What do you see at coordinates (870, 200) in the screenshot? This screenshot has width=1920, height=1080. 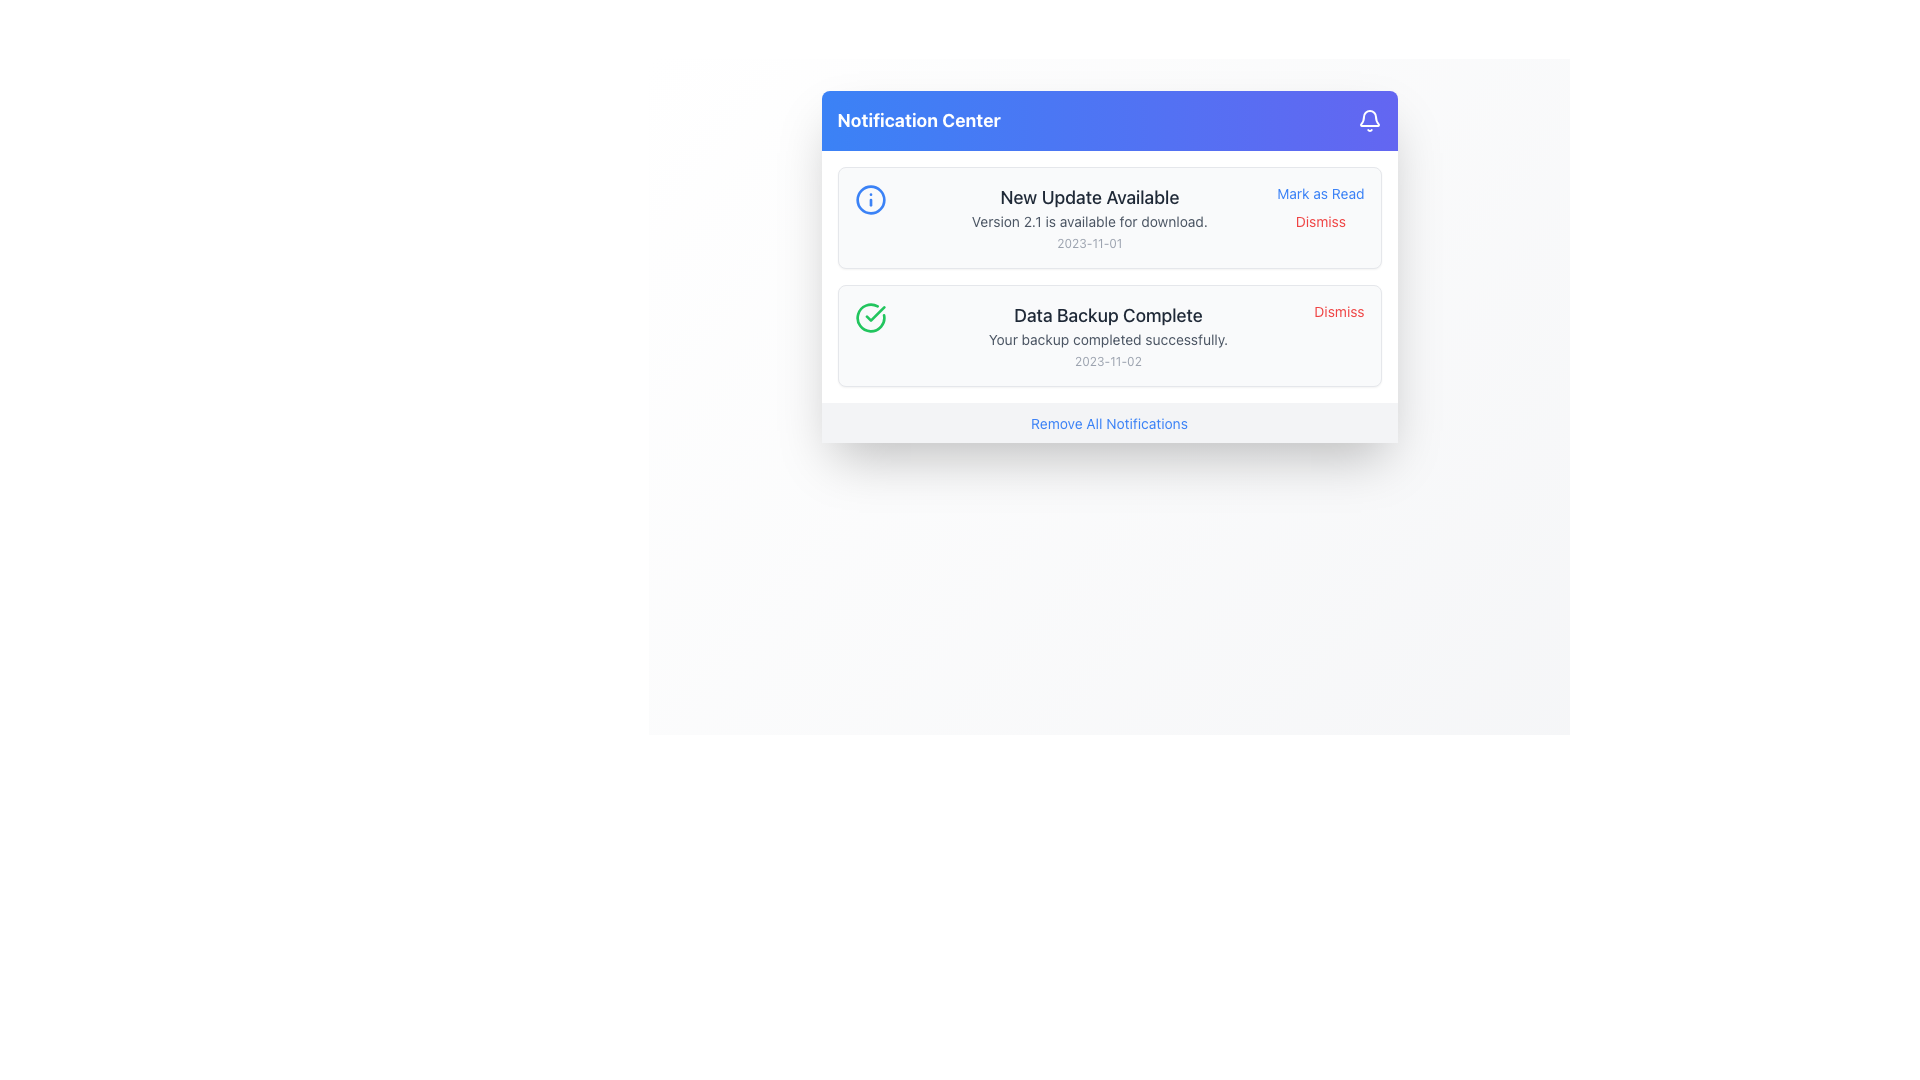 I see `the circular icon component that is part of the prominent blue-bordered icon, located to the left of the 'New Update Available' notification text` at bounding box center [870, 200].